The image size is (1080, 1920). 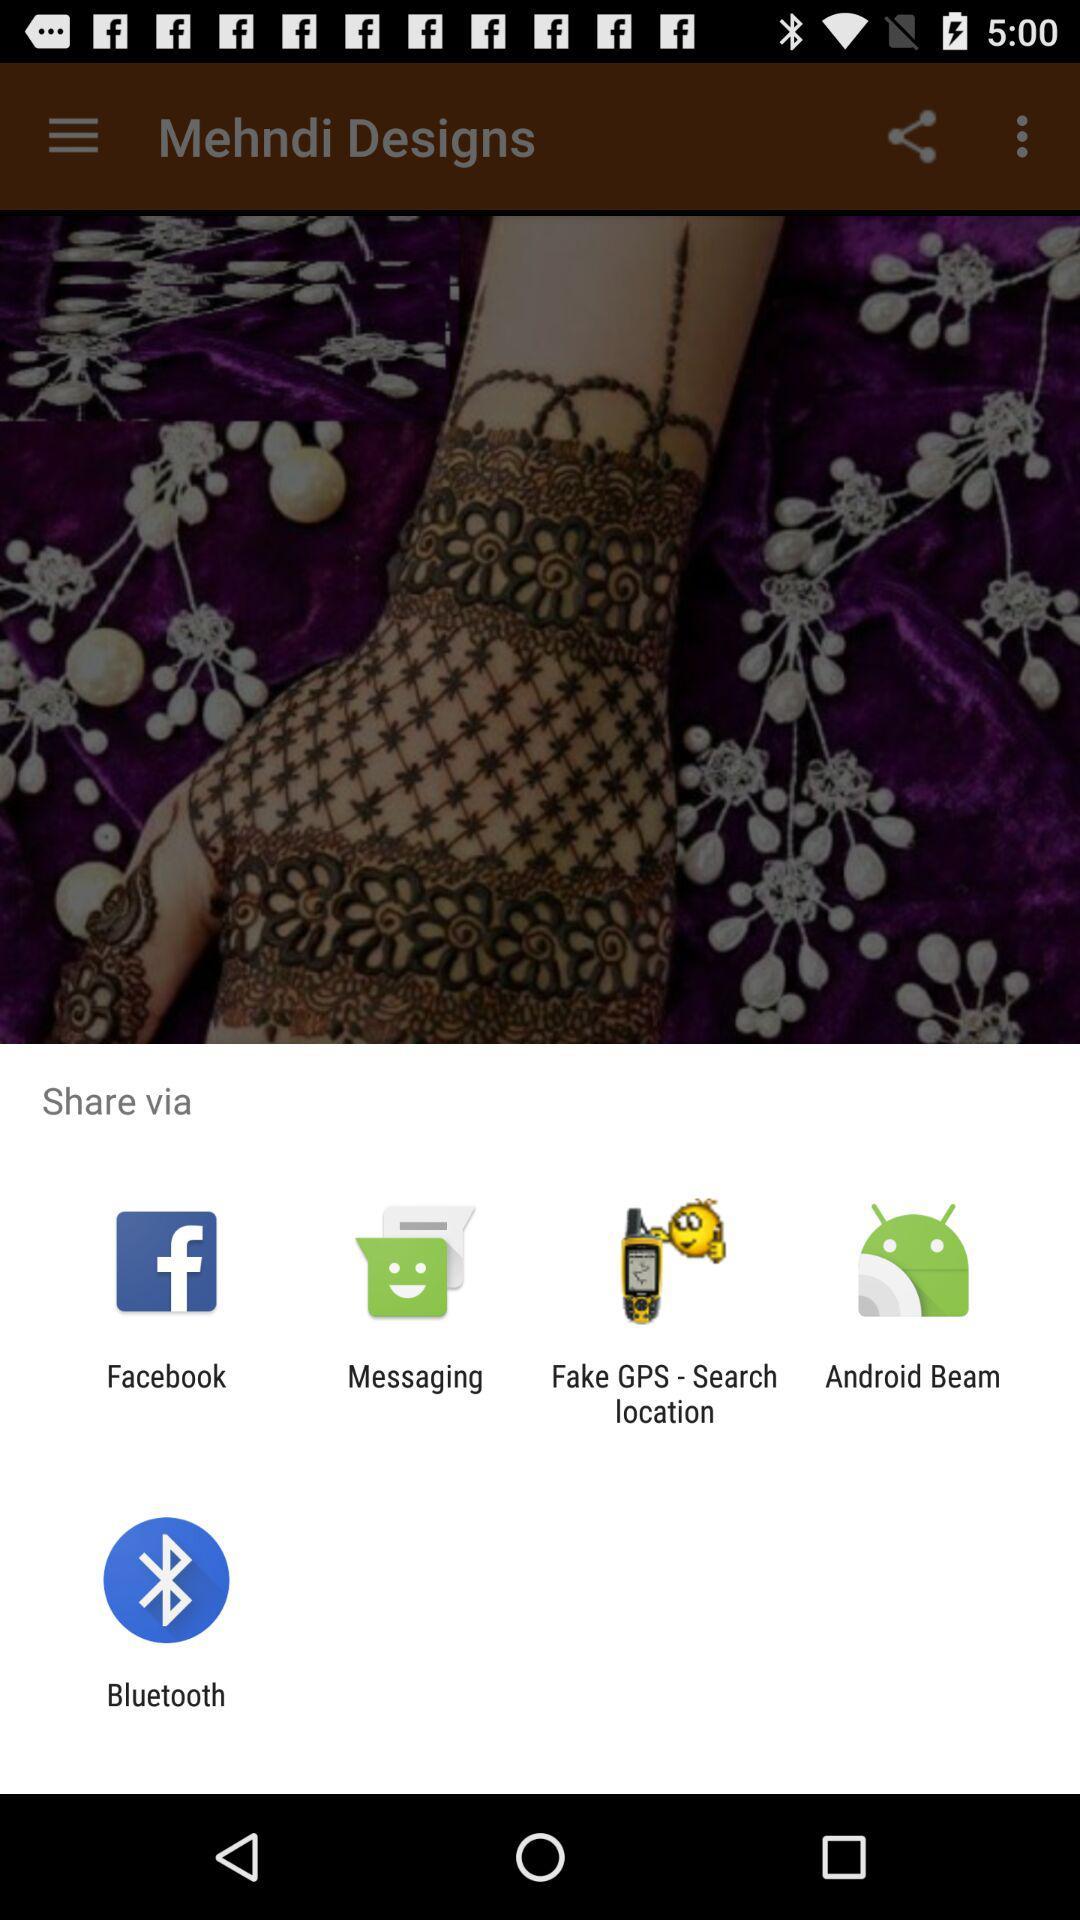 What do you see at coordinates (913, 1392) in the screenshot?
I see `the android beam app` at bounding box center [913, 1392].